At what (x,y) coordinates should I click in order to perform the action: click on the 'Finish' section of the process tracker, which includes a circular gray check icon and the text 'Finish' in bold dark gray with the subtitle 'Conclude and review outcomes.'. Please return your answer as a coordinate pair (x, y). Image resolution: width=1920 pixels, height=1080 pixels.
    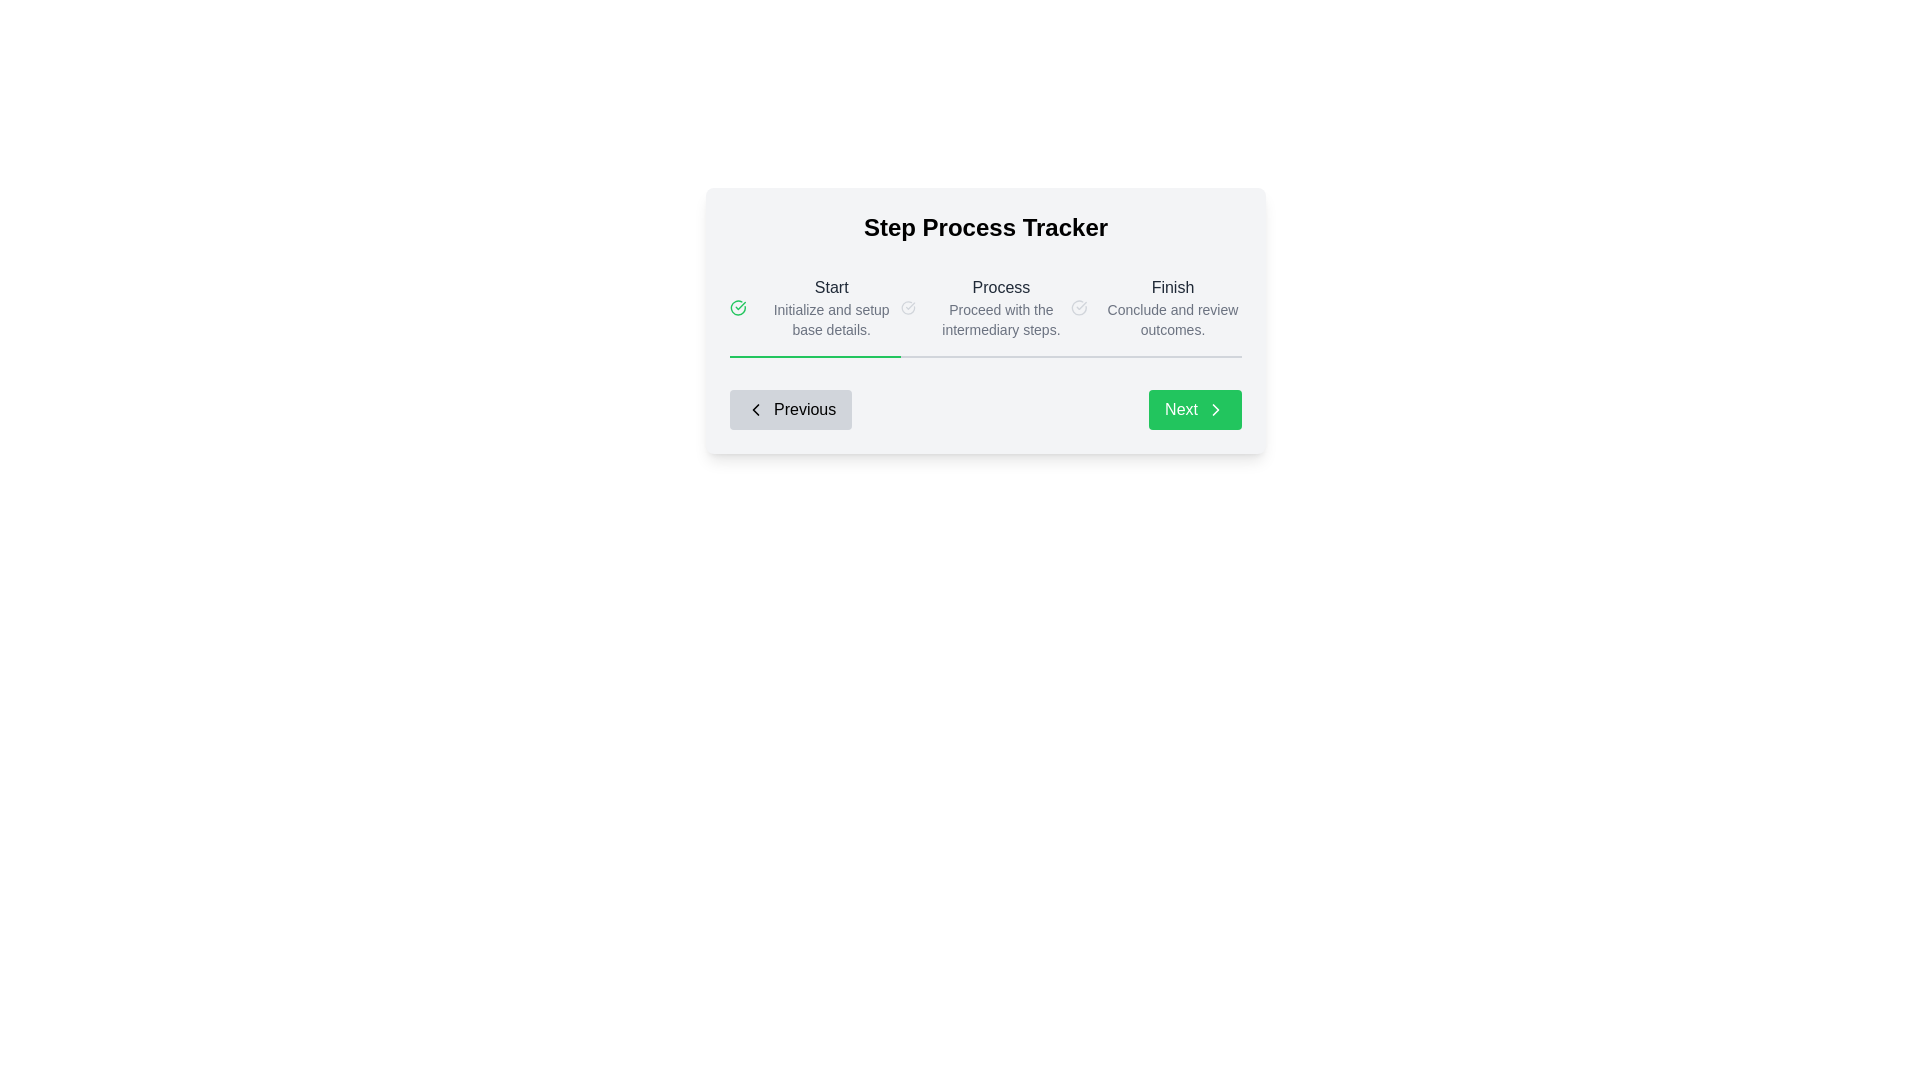
    Looking at the image, I should click on (1156, 308).